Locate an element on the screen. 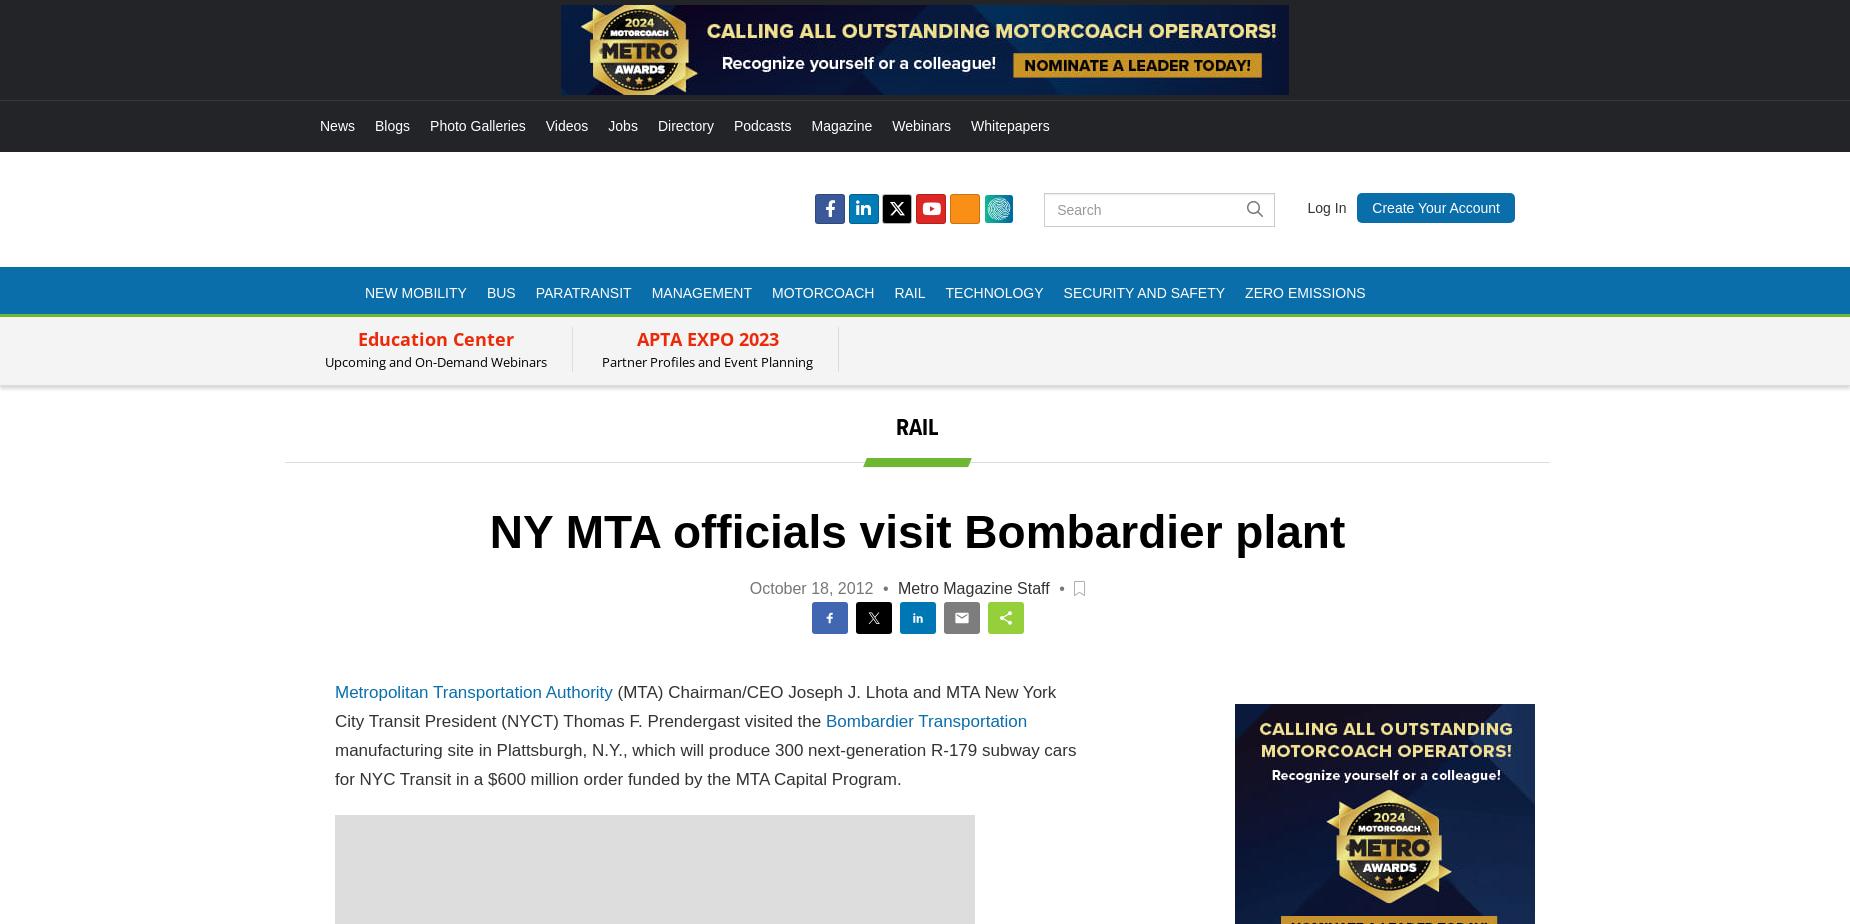  'Create Your Account' is located at coordinates (1435, 207).